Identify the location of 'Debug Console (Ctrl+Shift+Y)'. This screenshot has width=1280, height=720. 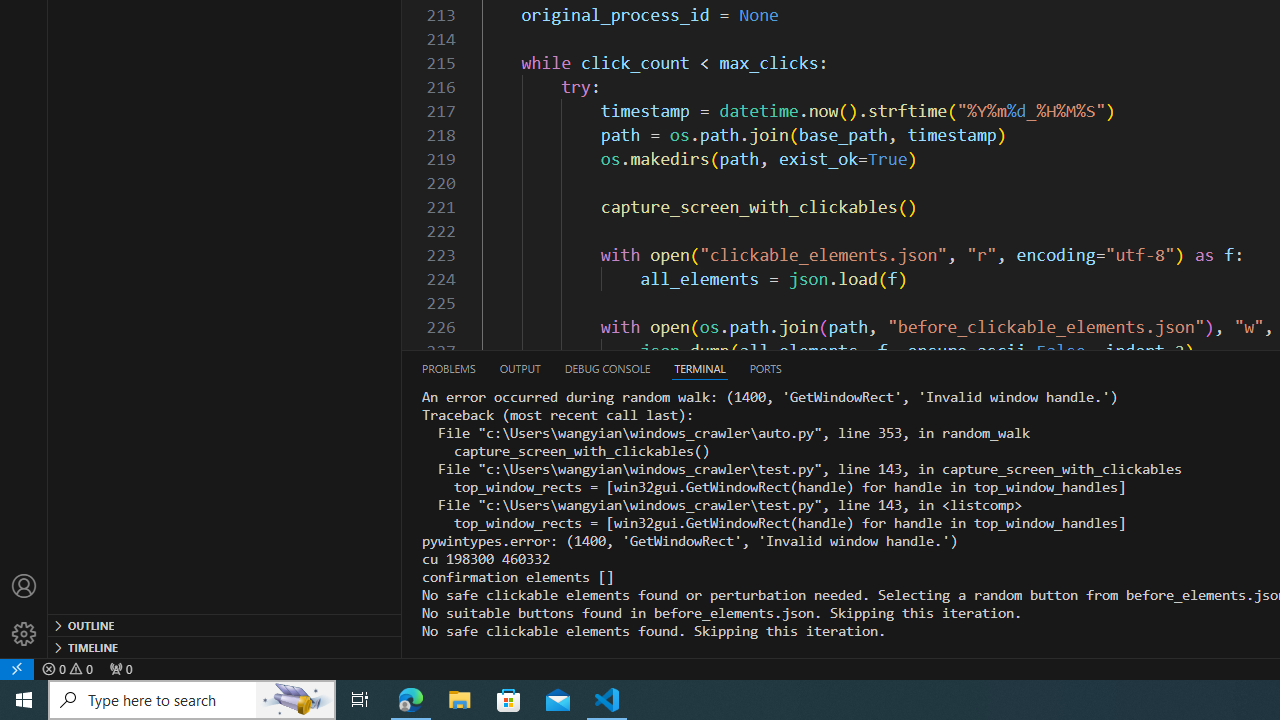
(606, 368).